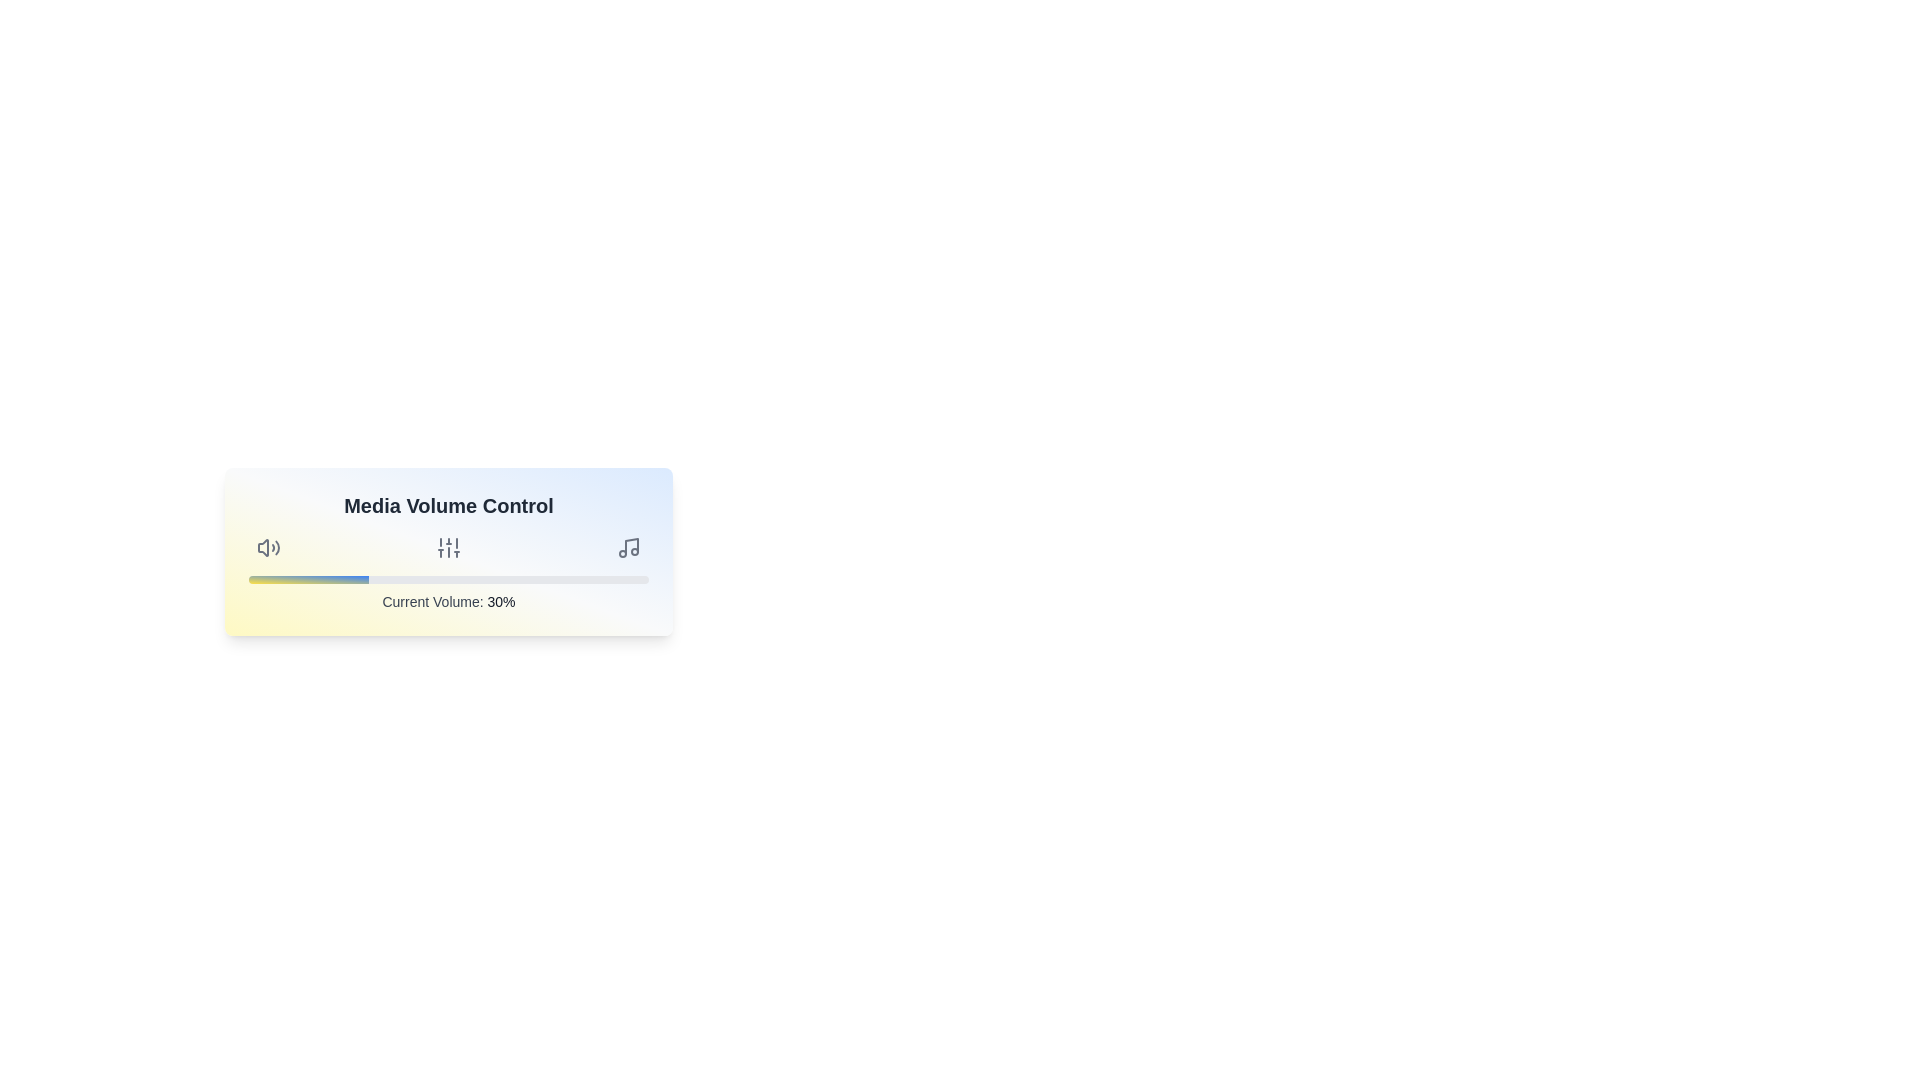 The image size is (1920, 1080). What do you see at coordinates (262, 547) in the screenshot?
I see `the volume control icon located on the far left of a horizontal row of three icons in the upper section of the interface` at bounding box center [262, 547].